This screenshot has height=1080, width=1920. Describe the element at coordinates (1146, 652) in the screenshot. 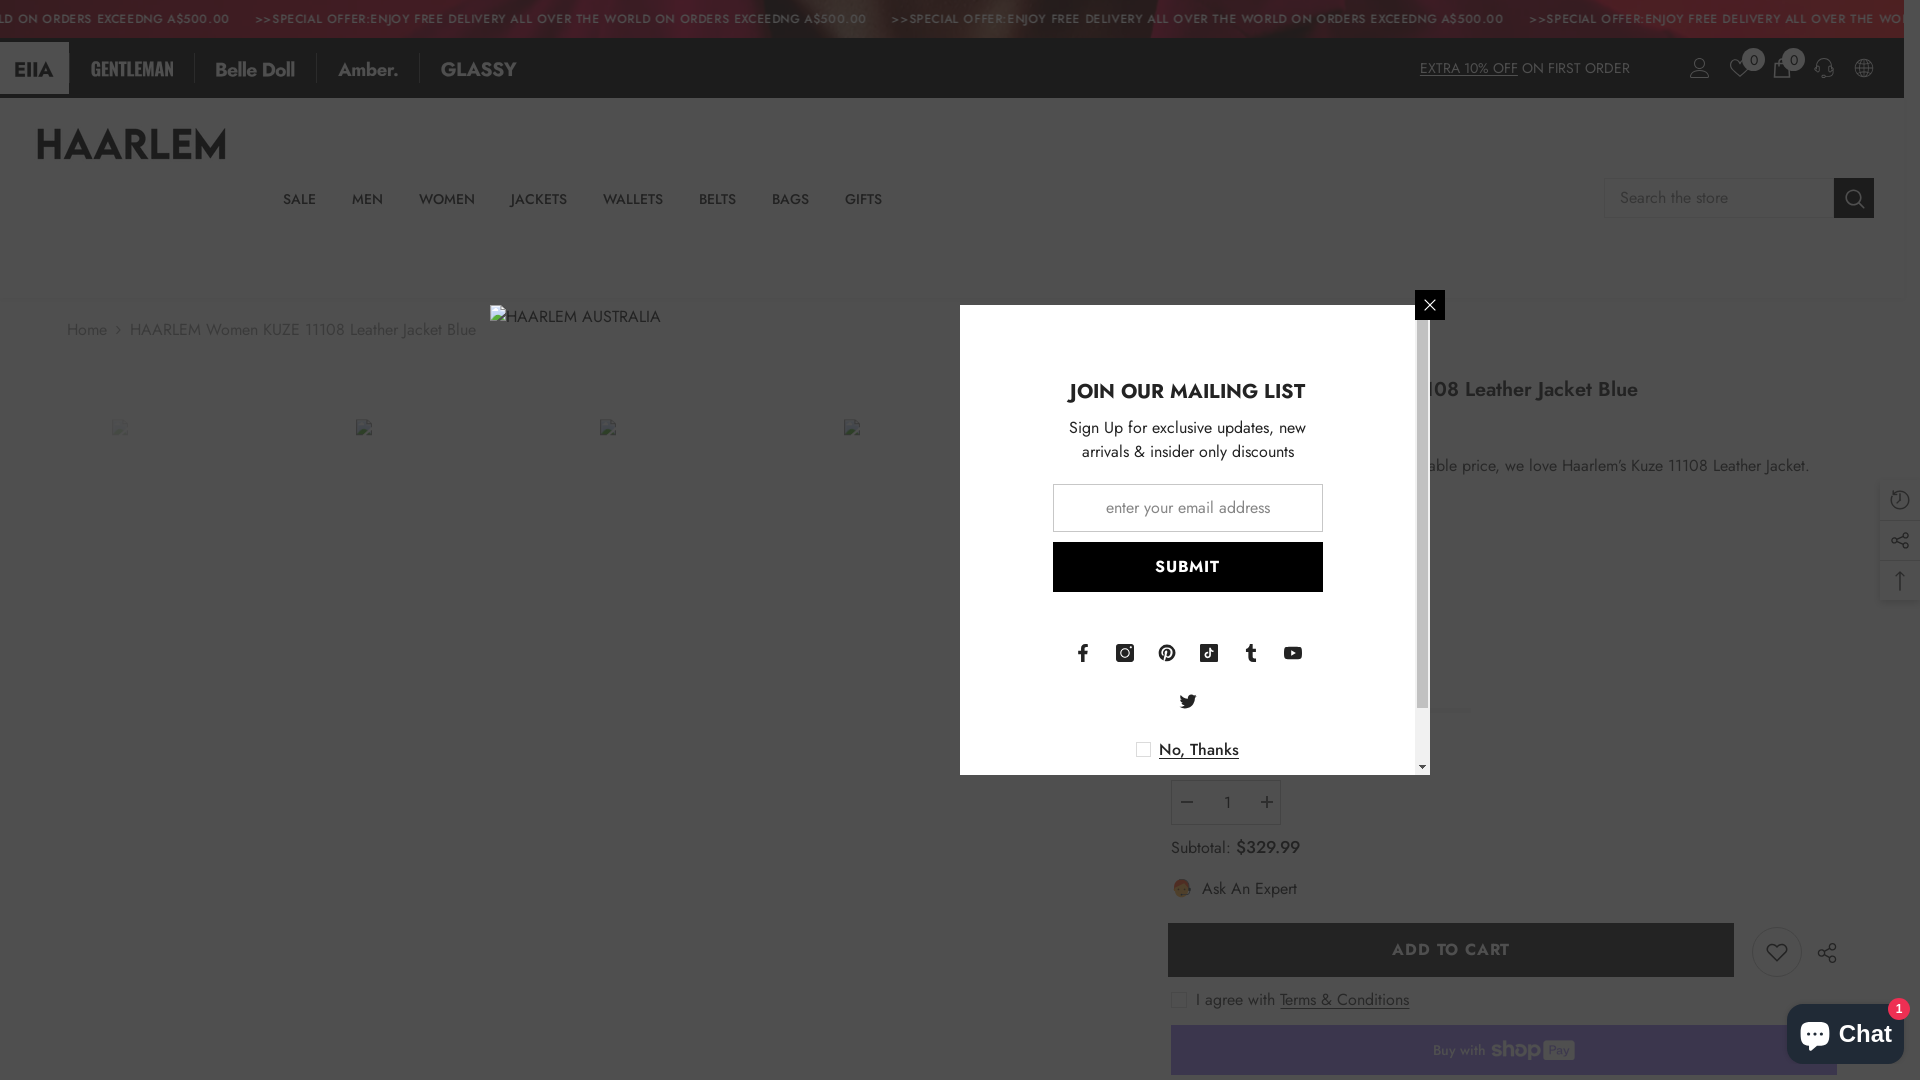

I see `'Pinterest'` at that location.